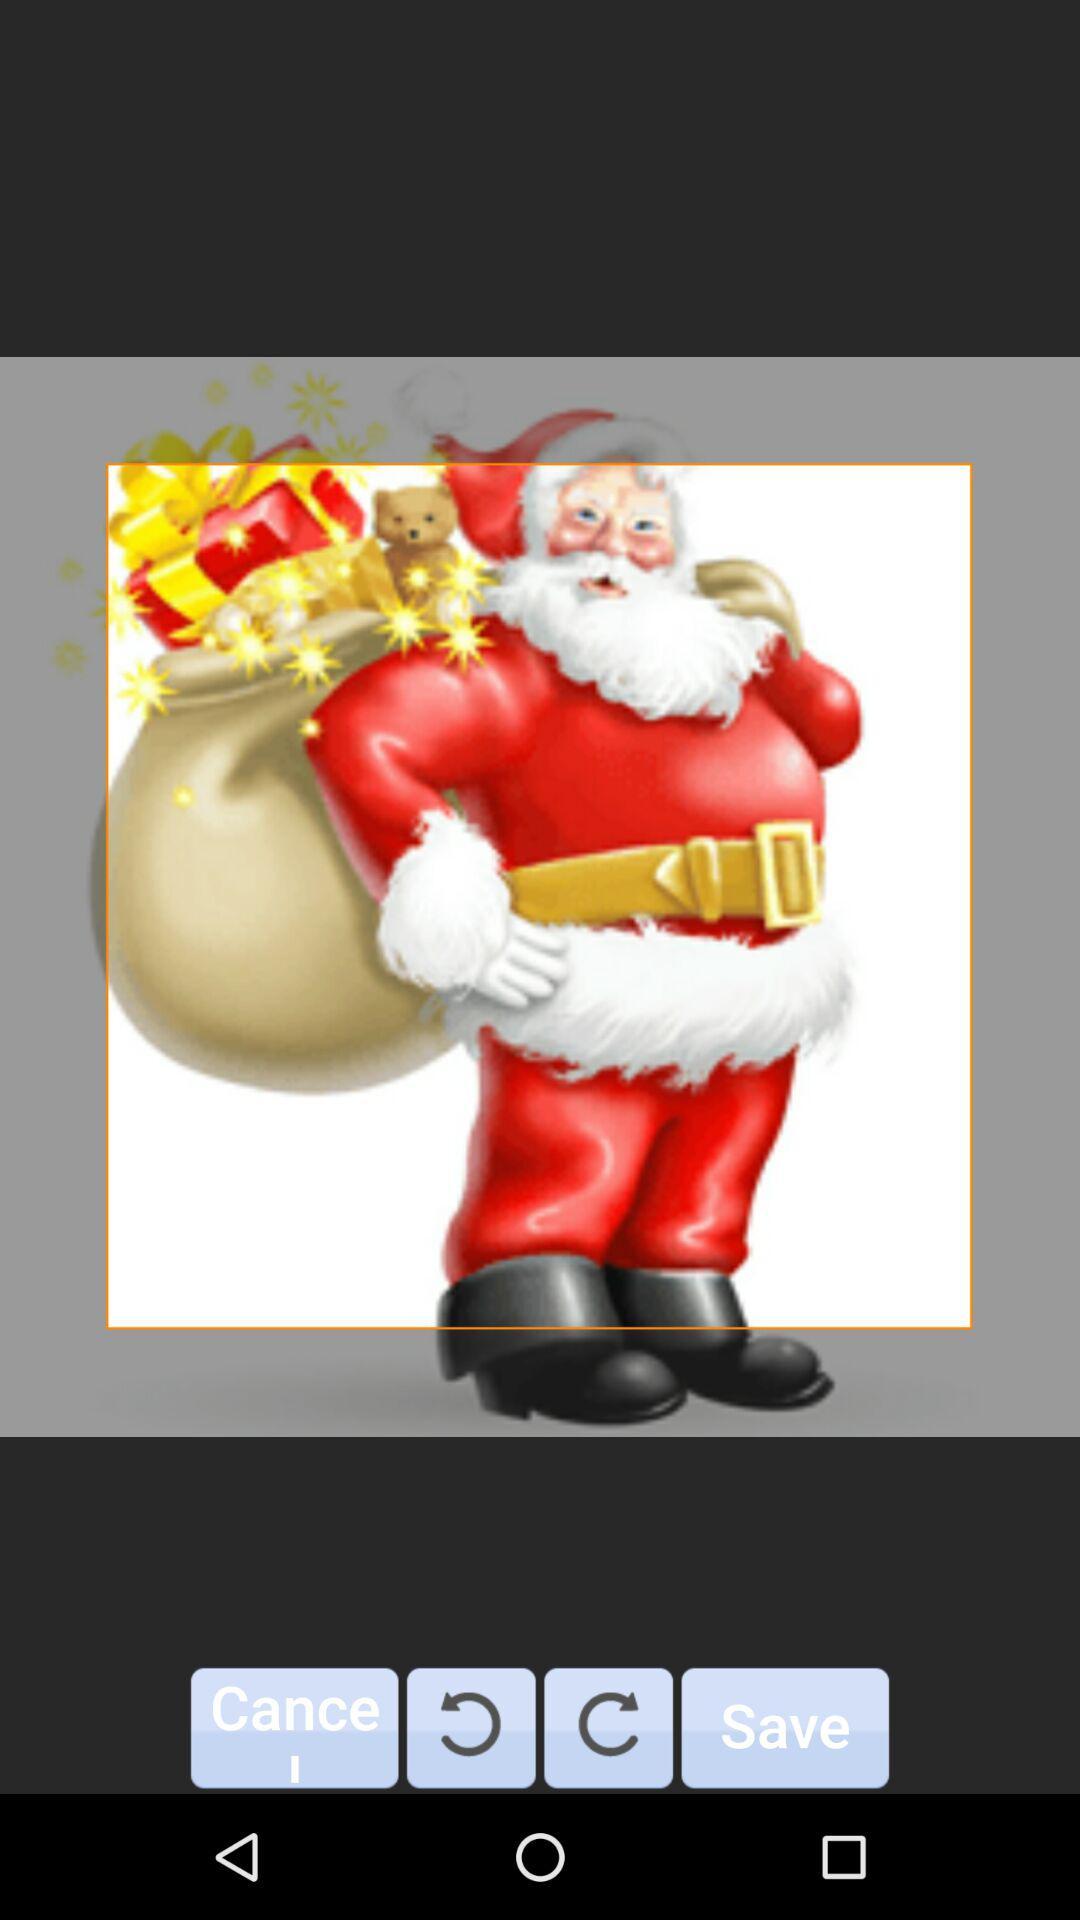 The image size is (1080, 1920). Describe the element at coordinates (607, 1727) in the screenshot. I see `the refresh icon` at that location.